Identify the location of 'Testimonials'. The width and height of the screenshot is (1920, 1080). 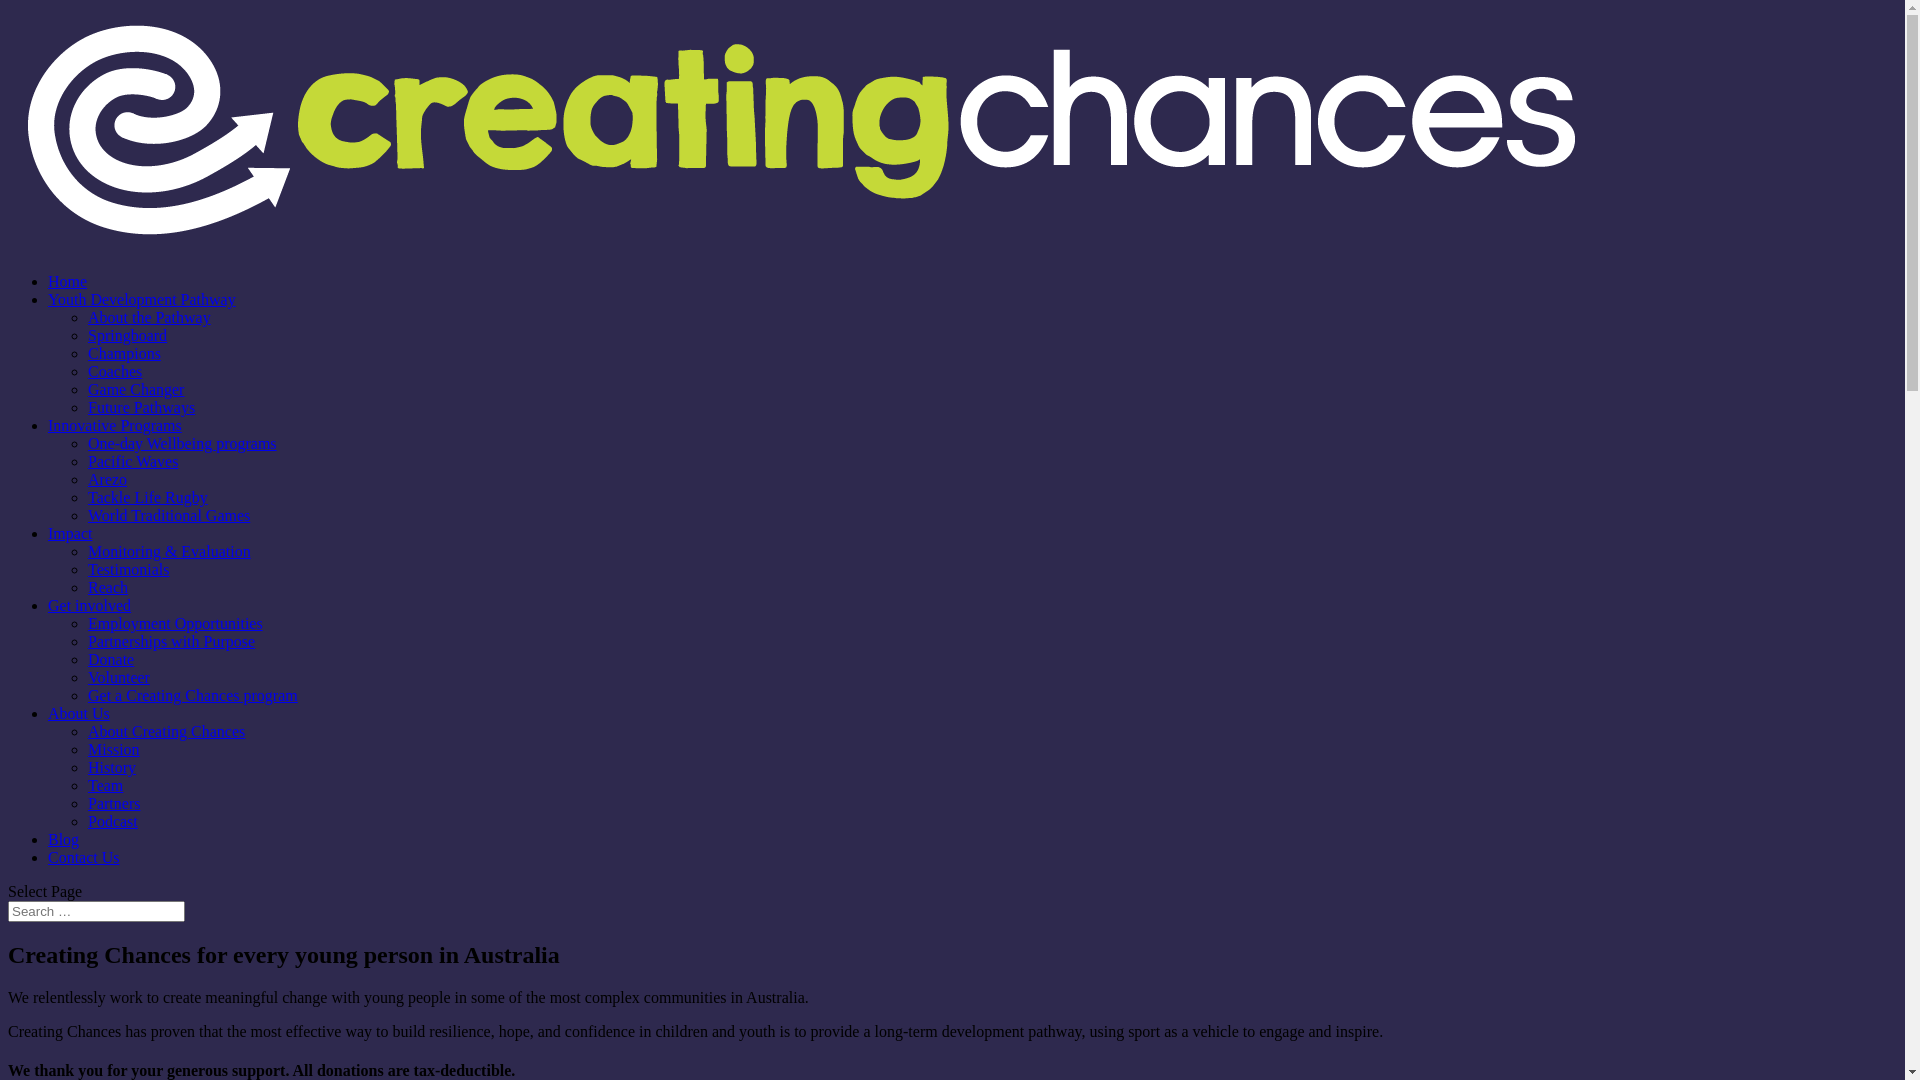
(128, 569).